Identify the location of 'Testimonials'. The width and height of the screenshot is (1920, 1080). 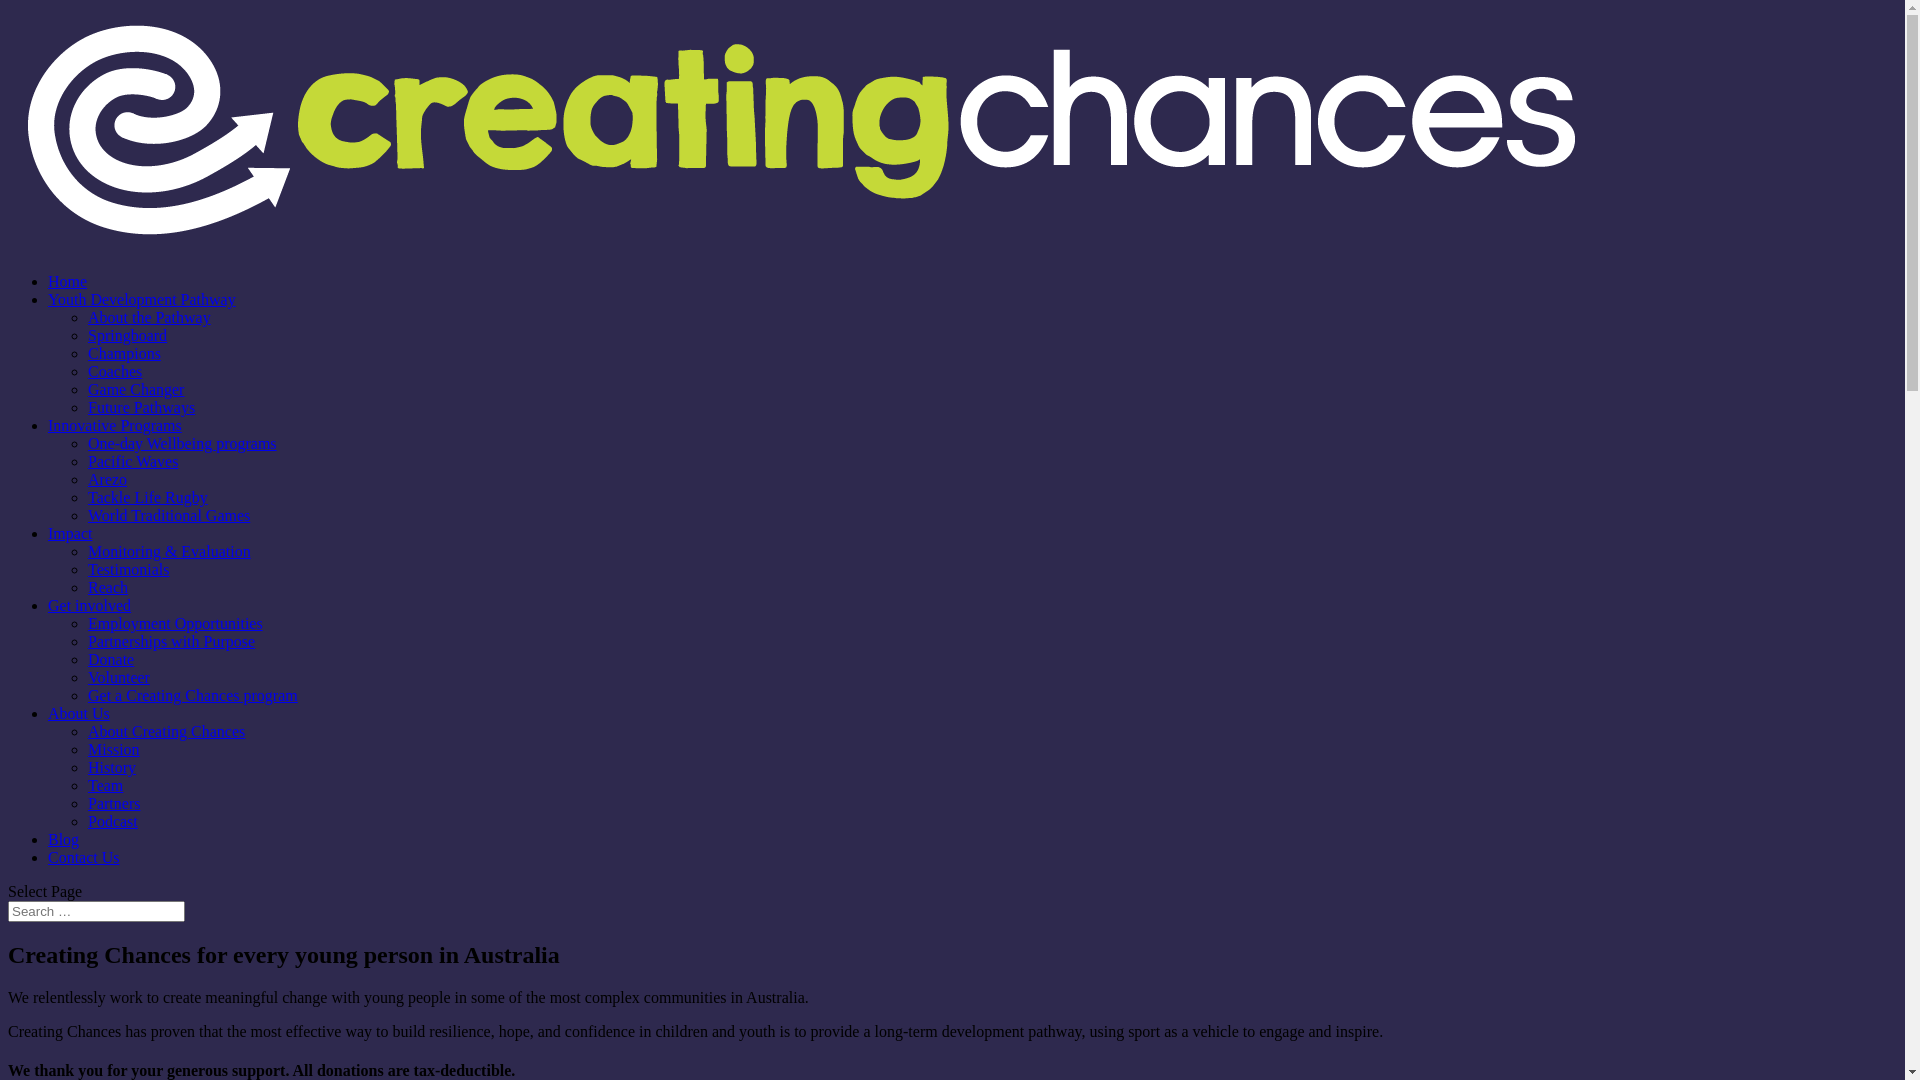
(128, 569).